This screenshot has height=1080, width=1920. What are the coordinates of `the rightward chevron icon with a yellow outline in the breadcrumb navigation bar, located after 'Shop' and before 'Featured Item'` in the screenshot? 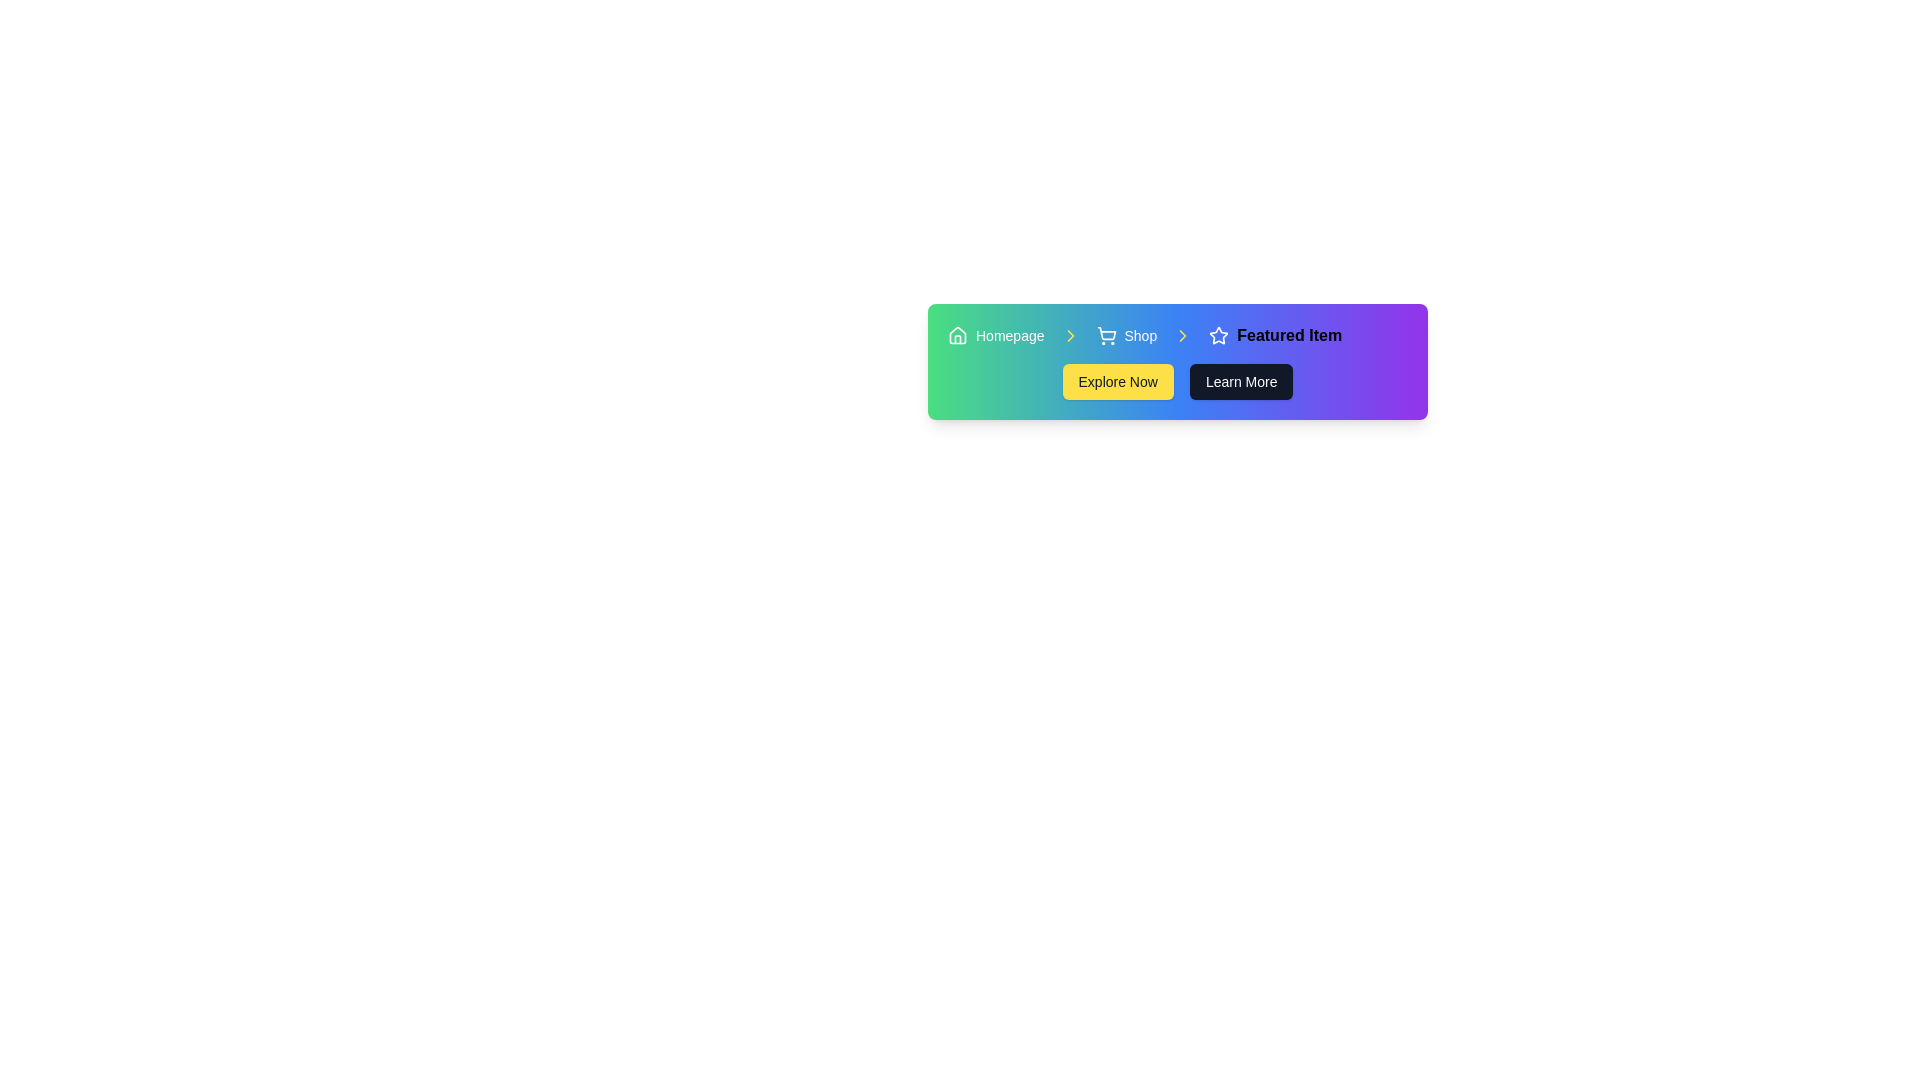 It's located at (1183, 334).